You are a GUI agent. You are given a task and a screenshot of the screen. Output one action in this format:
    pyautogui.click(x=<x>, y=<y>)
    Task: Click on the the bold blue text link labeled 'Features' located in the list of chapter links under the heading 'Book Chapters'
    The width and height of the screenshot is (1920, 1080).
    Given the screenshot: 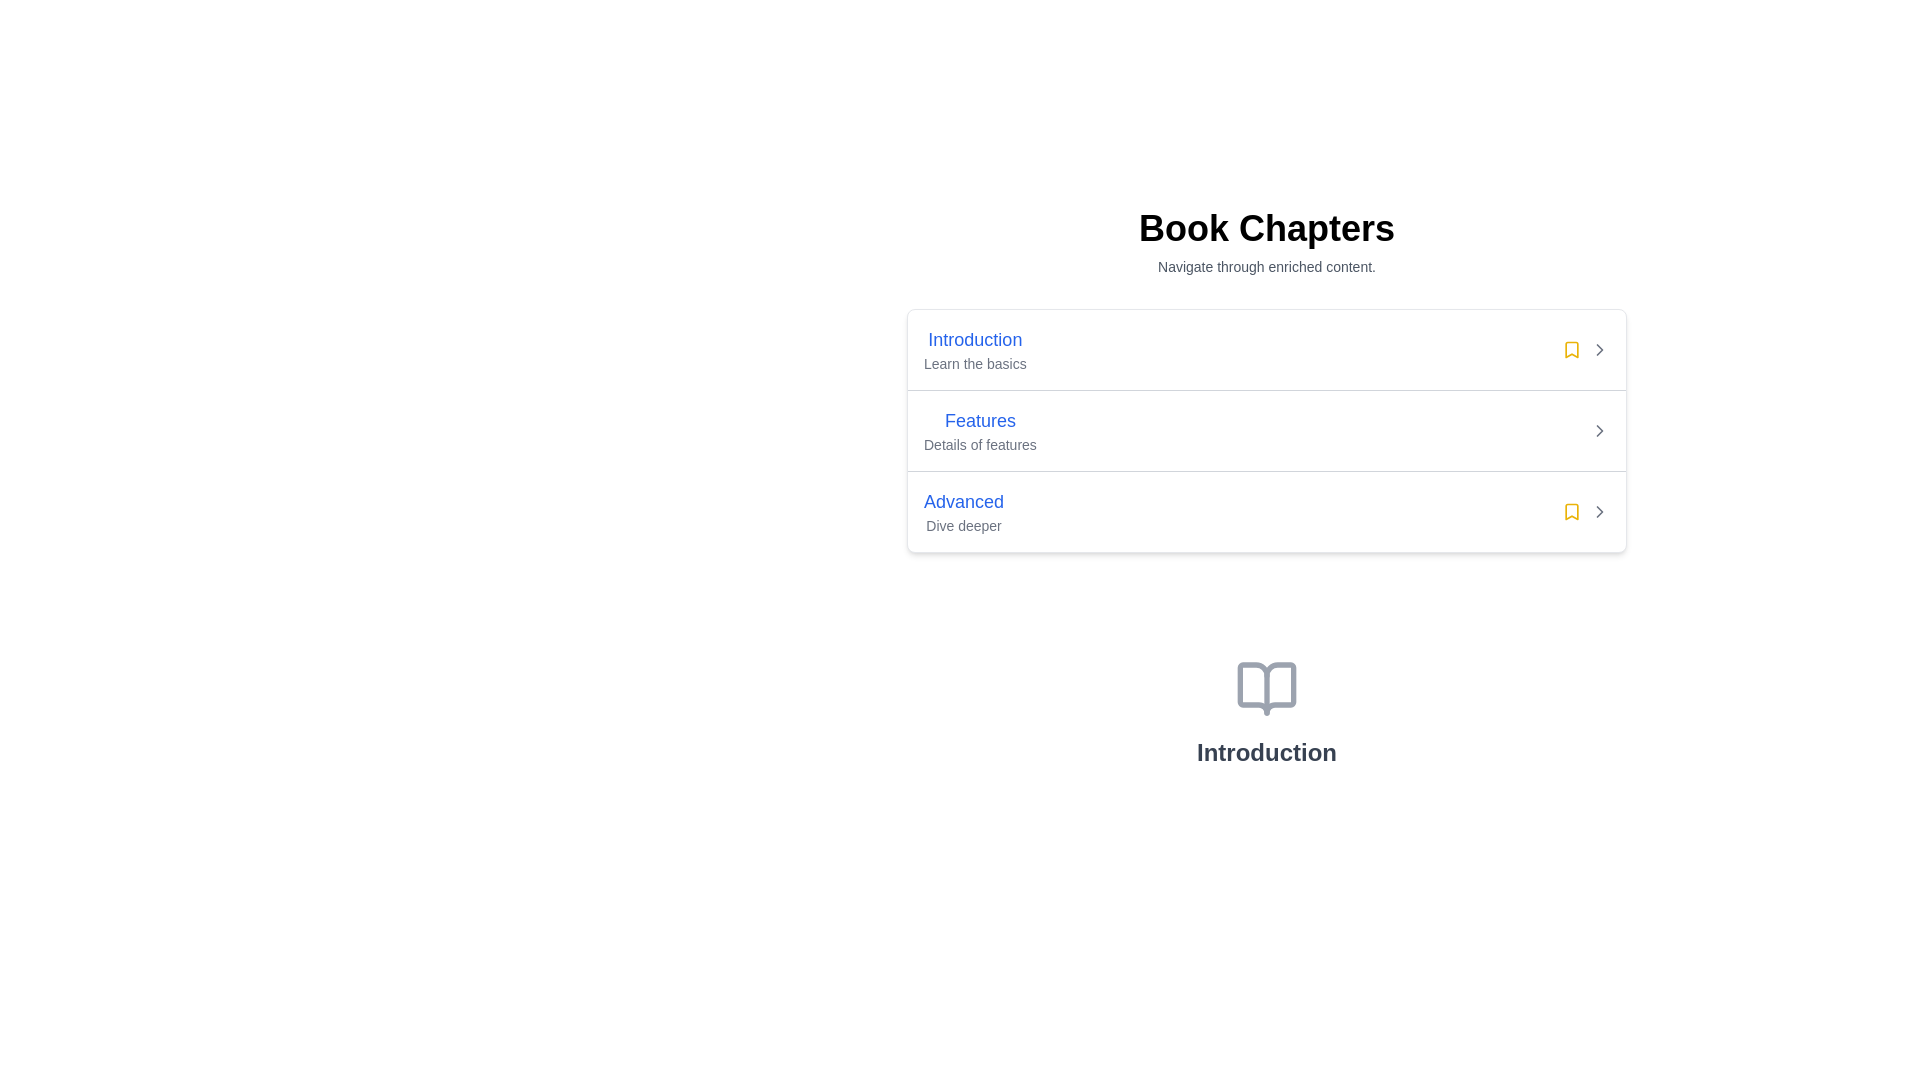 What is the action you would take?
    pyautogui.click(x=980, y=419)
    